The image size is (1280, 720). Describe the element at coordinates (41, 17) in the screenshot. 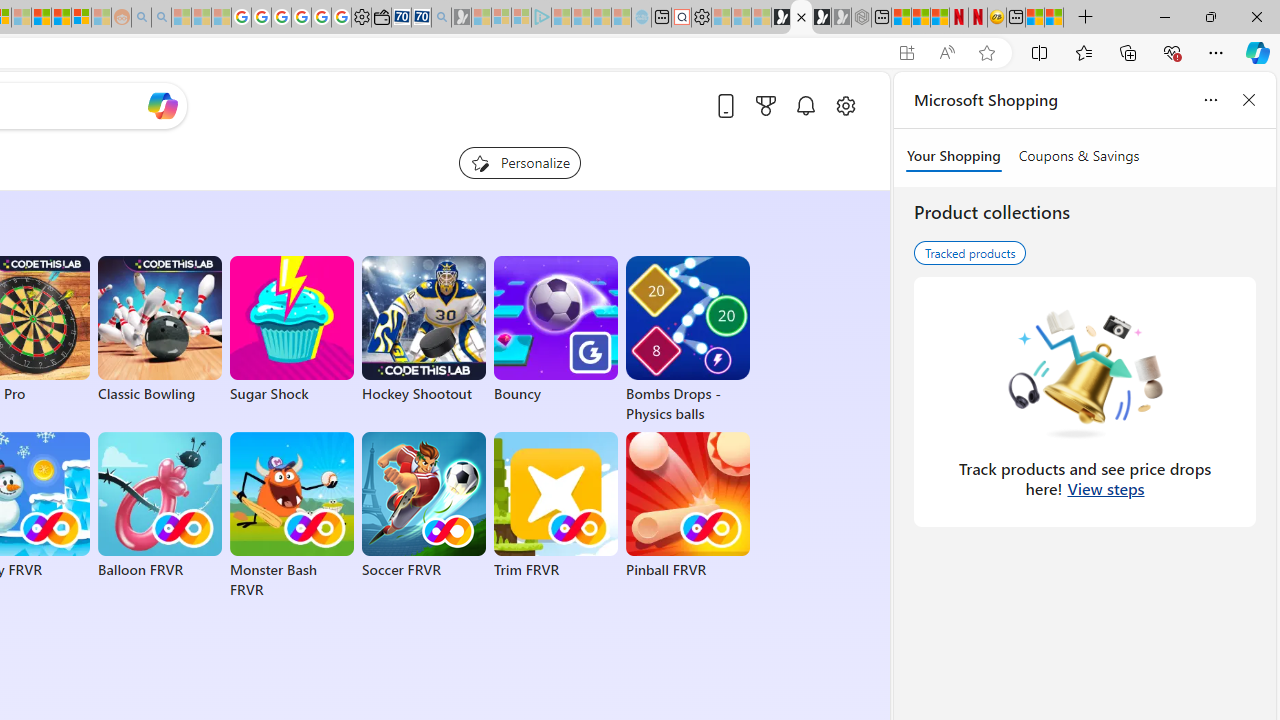

I see `'Expert Portfolios'` at that location.